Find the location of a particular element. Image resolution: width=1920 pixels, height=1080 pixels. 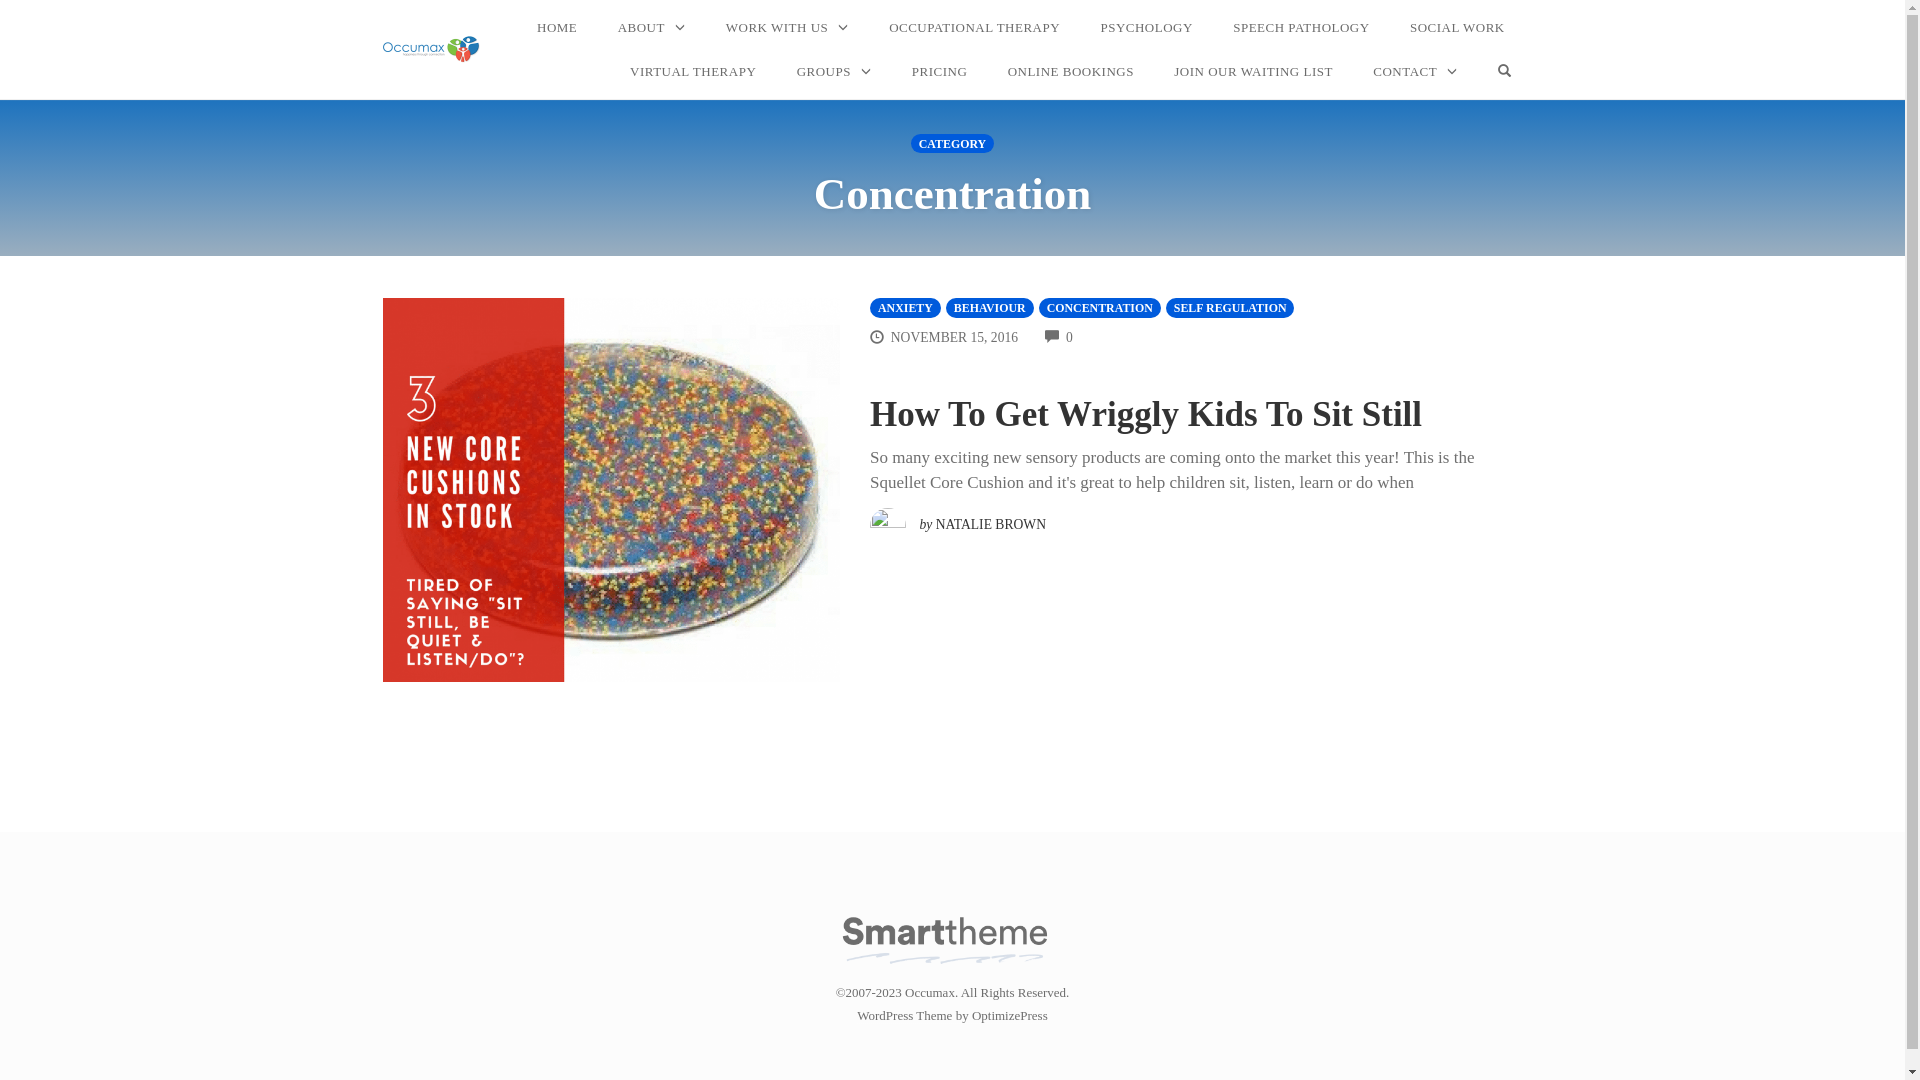

'0 is located at coordinates (1058, 336).